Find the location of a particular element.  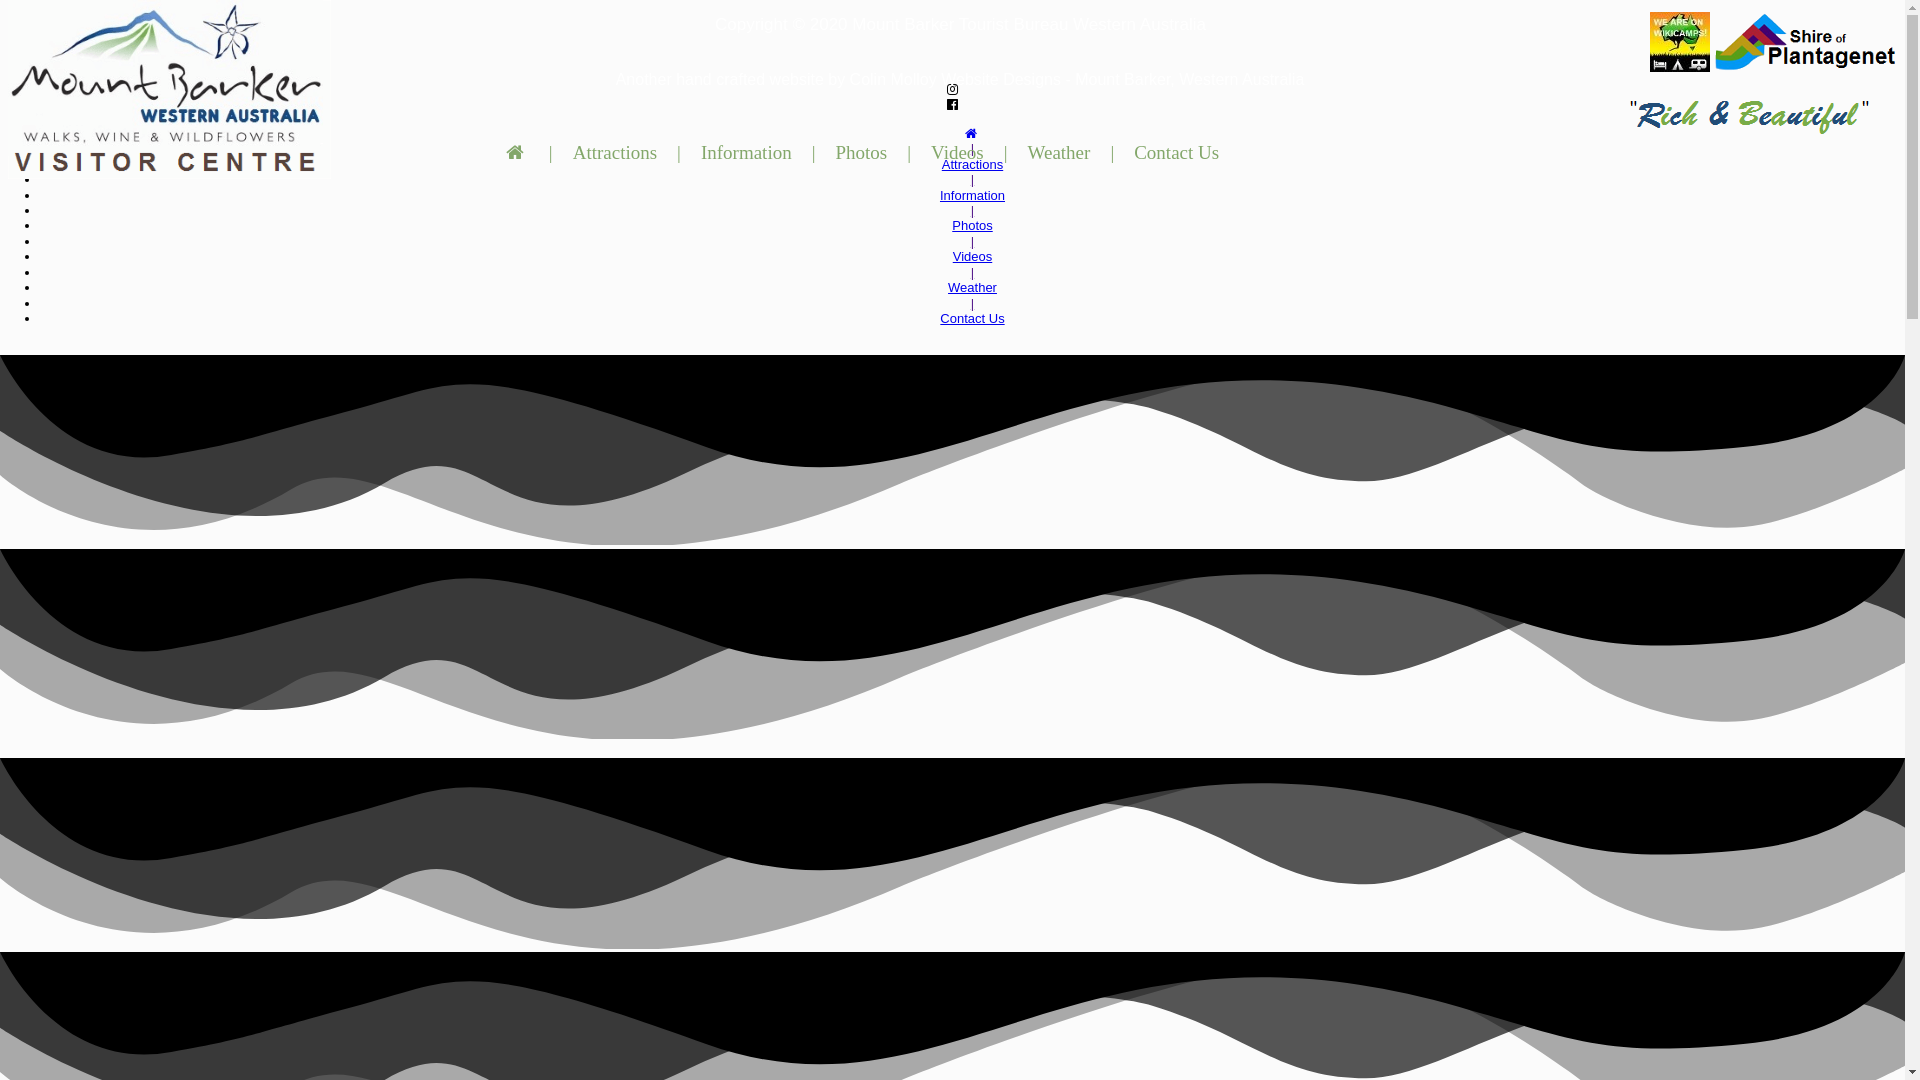

' ' is located at coordinates (517, 152).